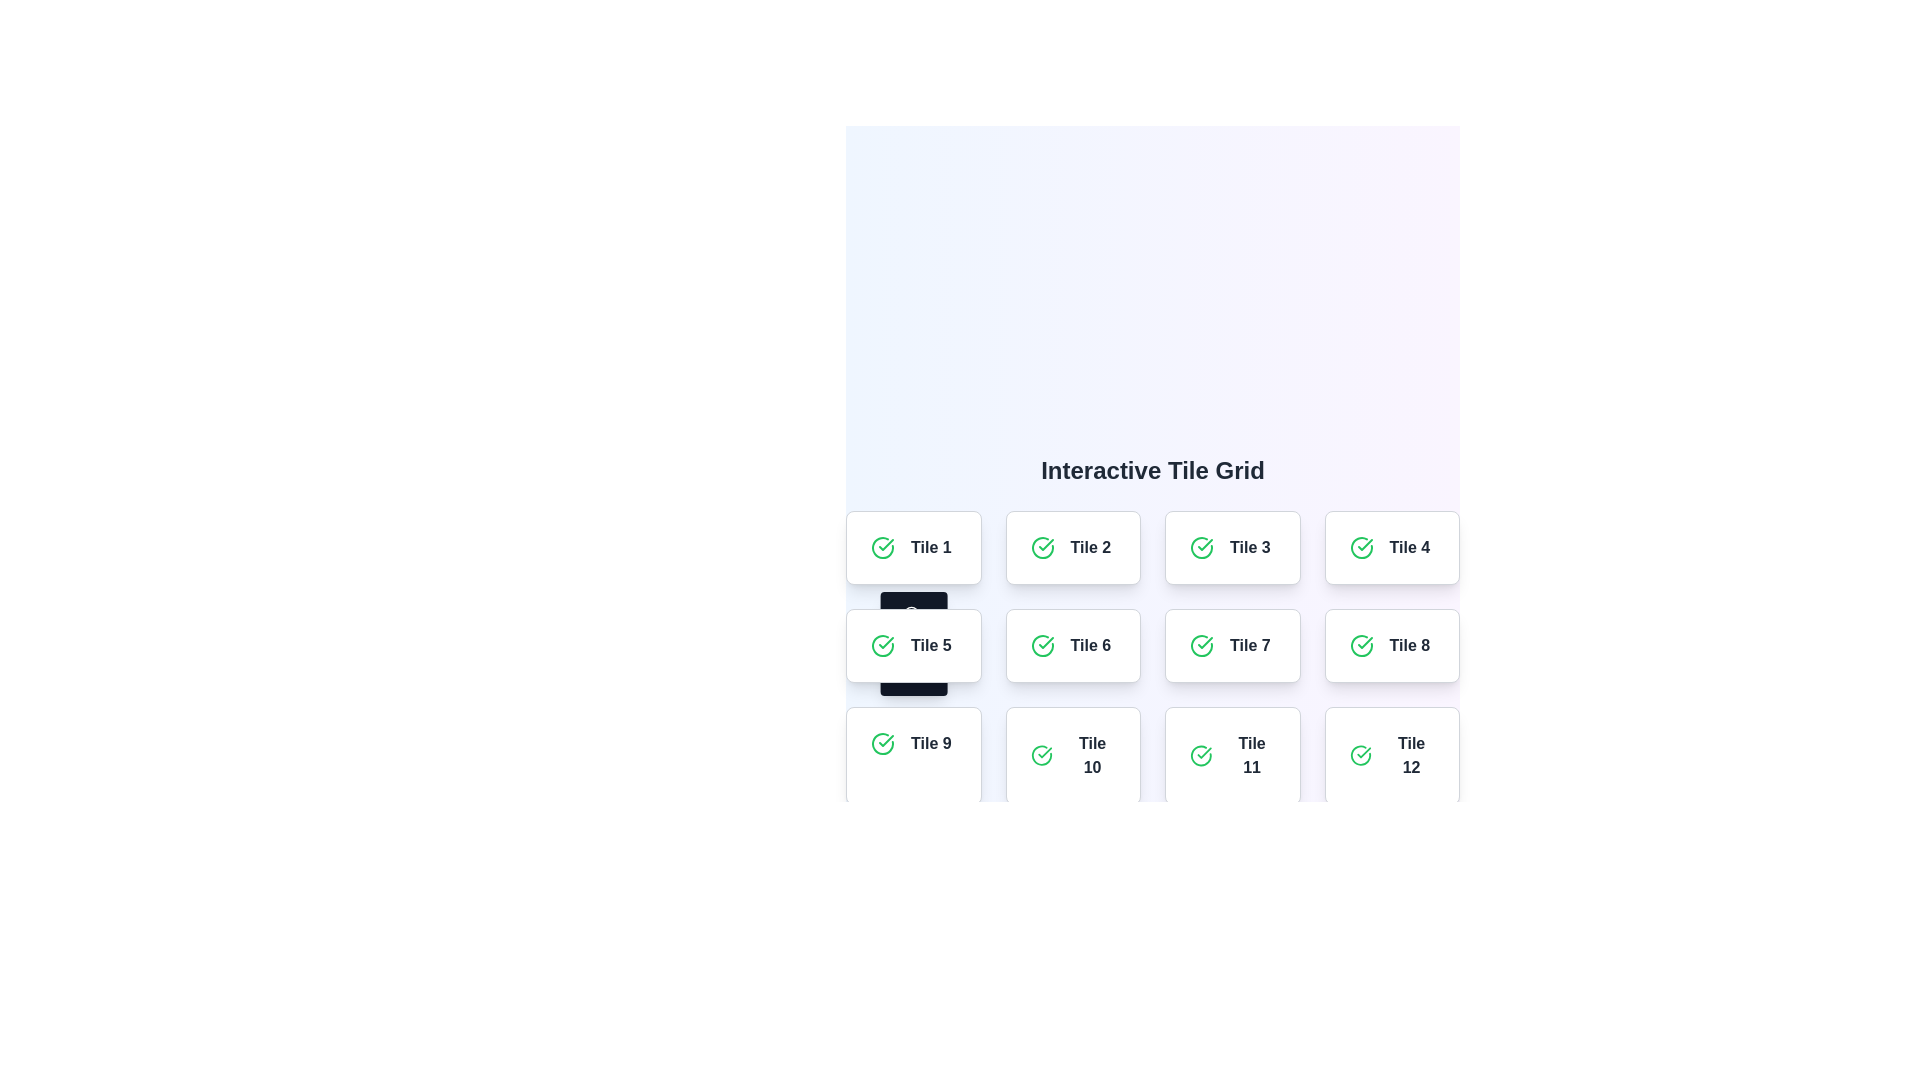 The image size is (1920, 1080). What do you see at coordinates (1391, 756) in the screenshot?
I see `the interactive tile labeled 'Tile 12' located in the fourth row and third column of the grid` at bounding box center [1391, 756].